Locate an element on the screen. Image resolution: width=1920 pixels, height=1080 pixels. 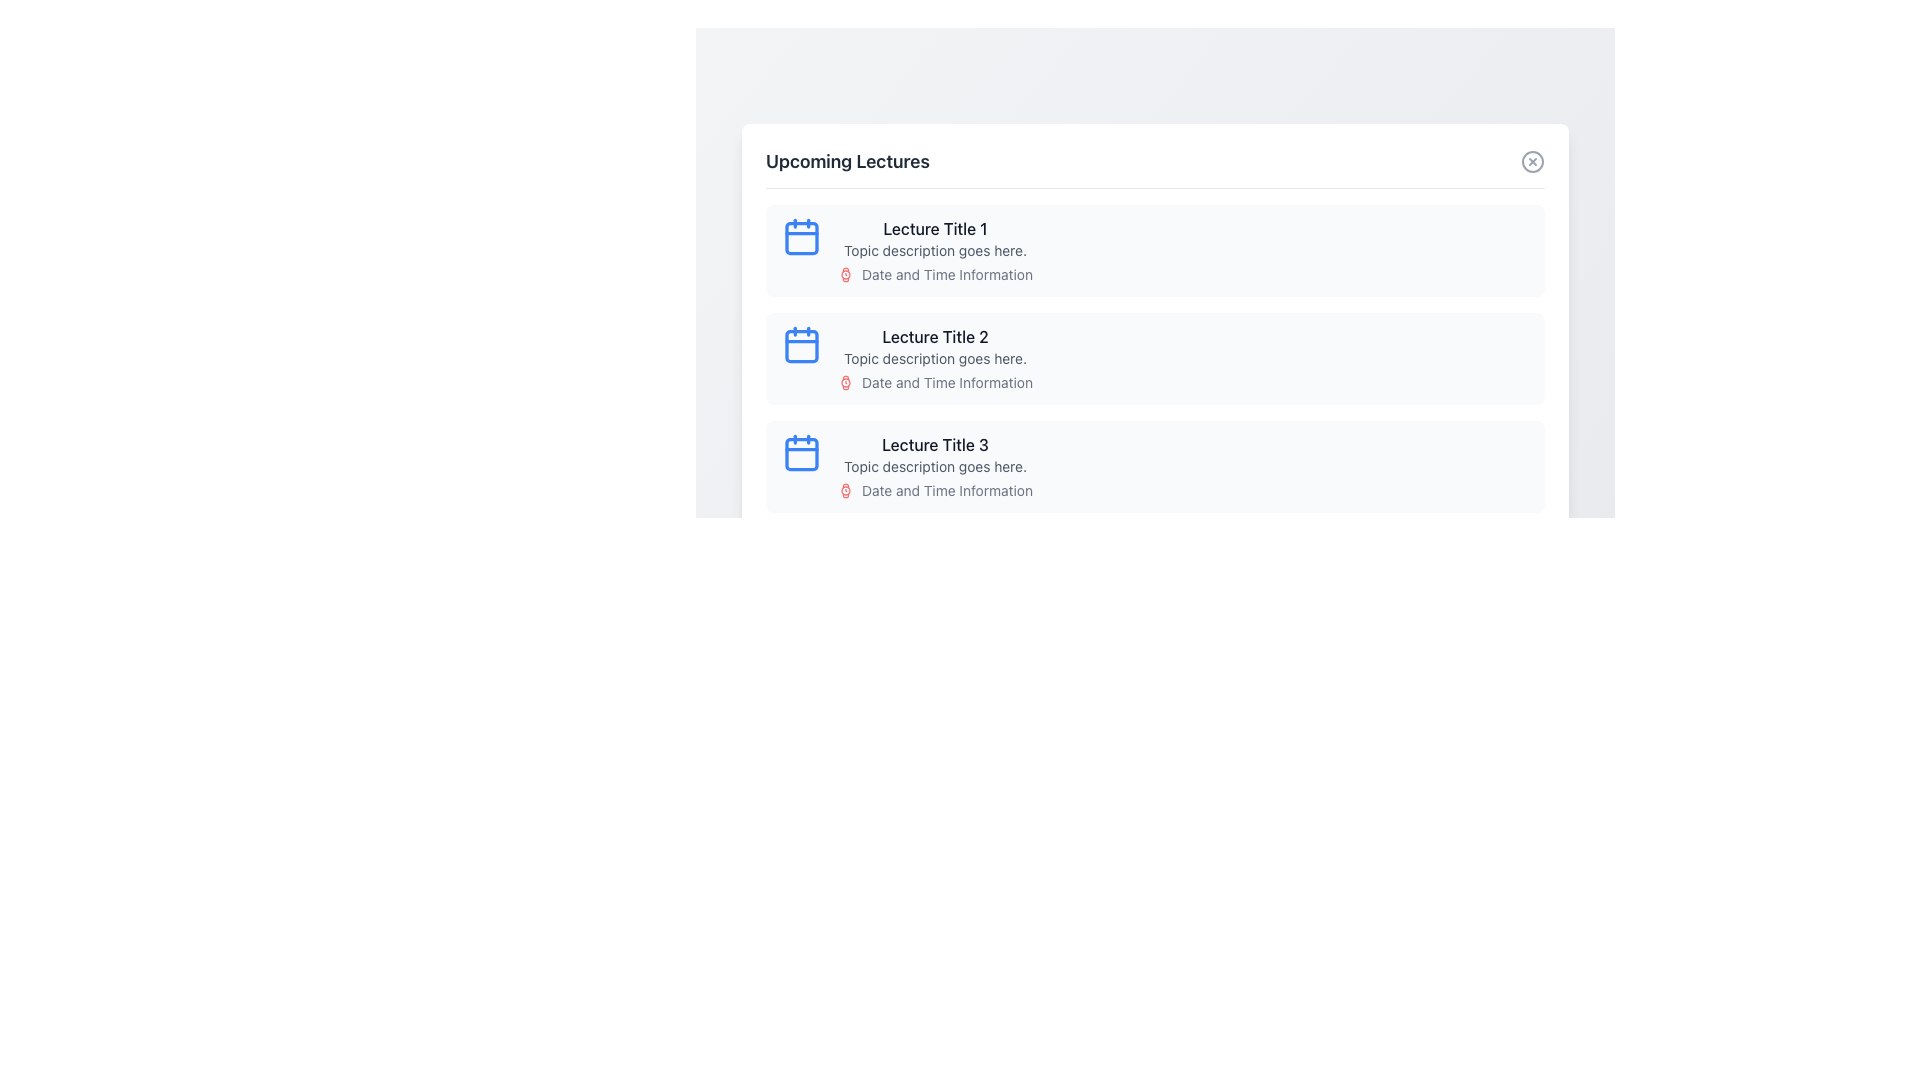
the second informational card in the 'Upcoming Lectures' section, positioned between 'Lecture Title 1' and 'Lecture Title 3' is located at coordinates (1155, 357).